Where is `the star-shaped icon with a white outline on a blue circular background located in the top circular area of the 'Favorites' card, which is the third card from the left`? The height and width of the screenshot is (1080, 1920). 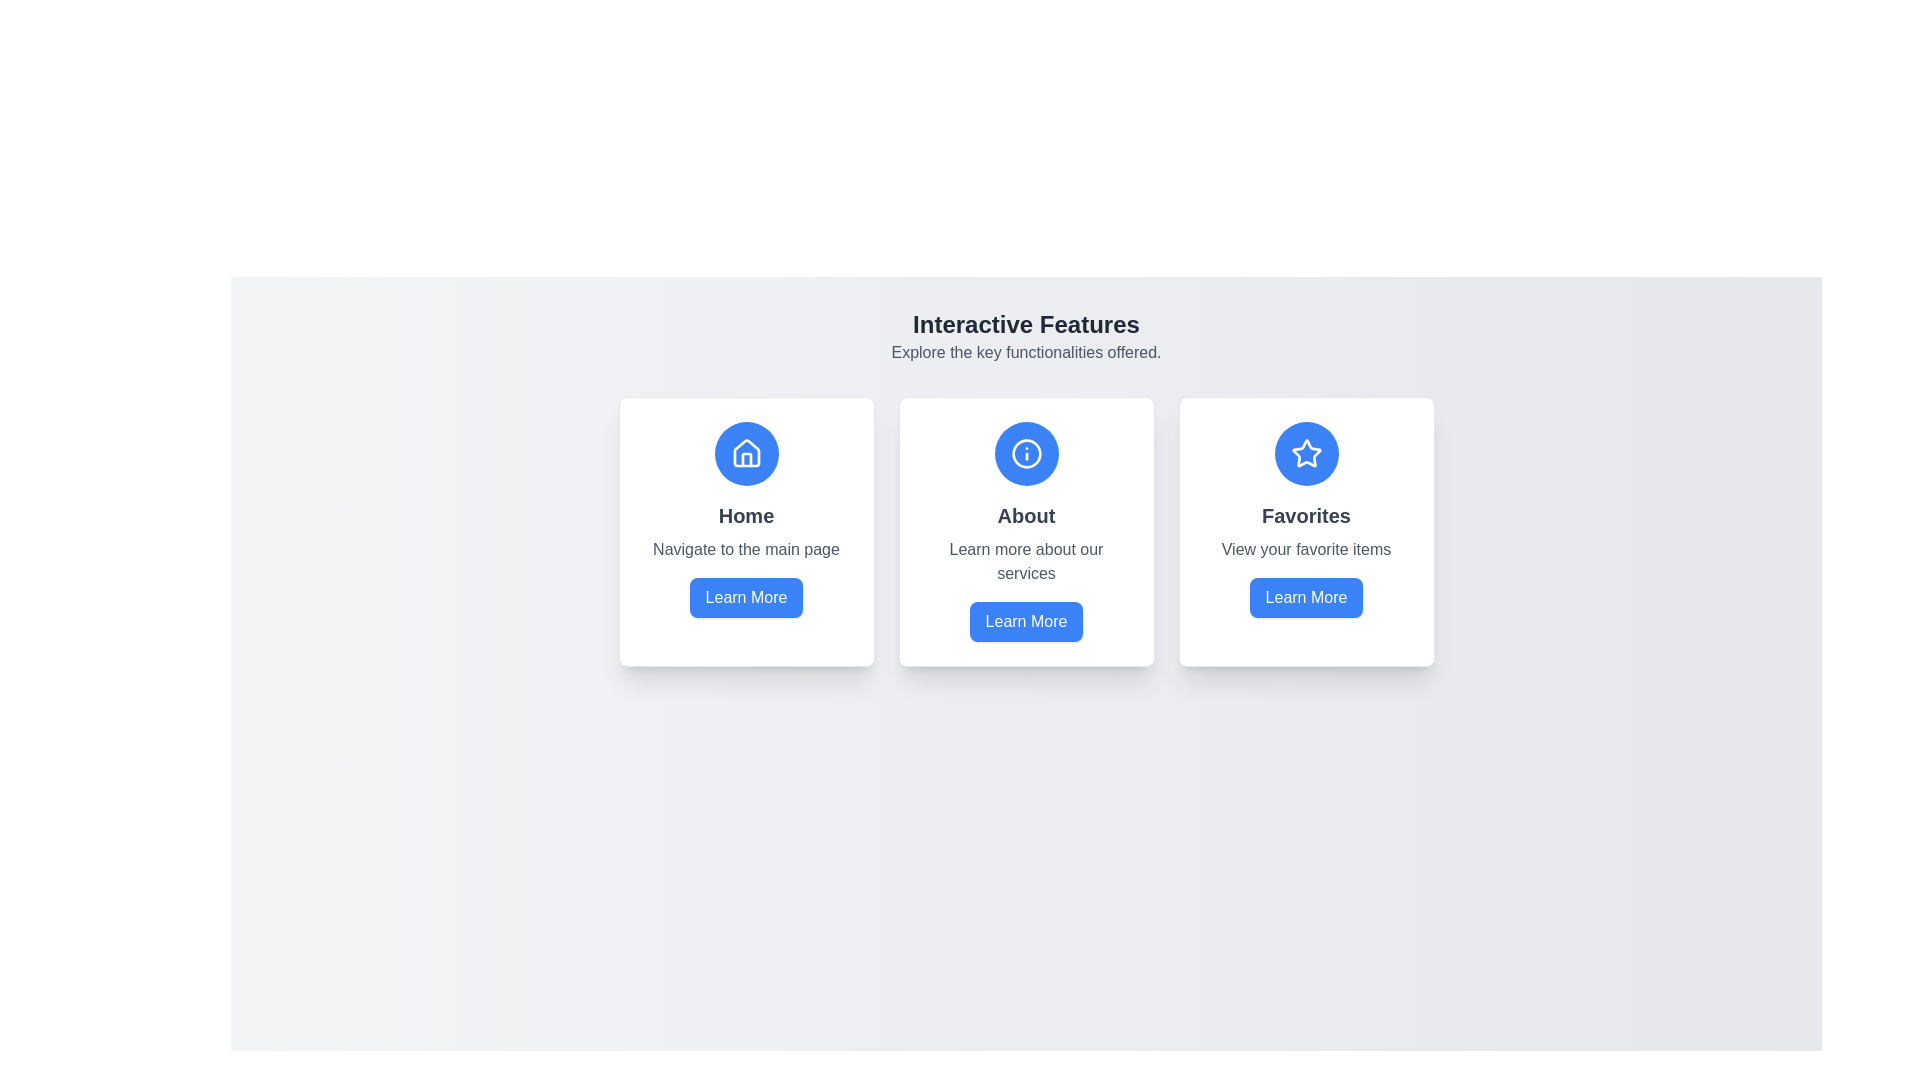 the star-shaped icon with a white outline on a blue circular background located in the top circular area of the 'Favorites' card, which is the third card from the left is located at coordinates (1306, 454).